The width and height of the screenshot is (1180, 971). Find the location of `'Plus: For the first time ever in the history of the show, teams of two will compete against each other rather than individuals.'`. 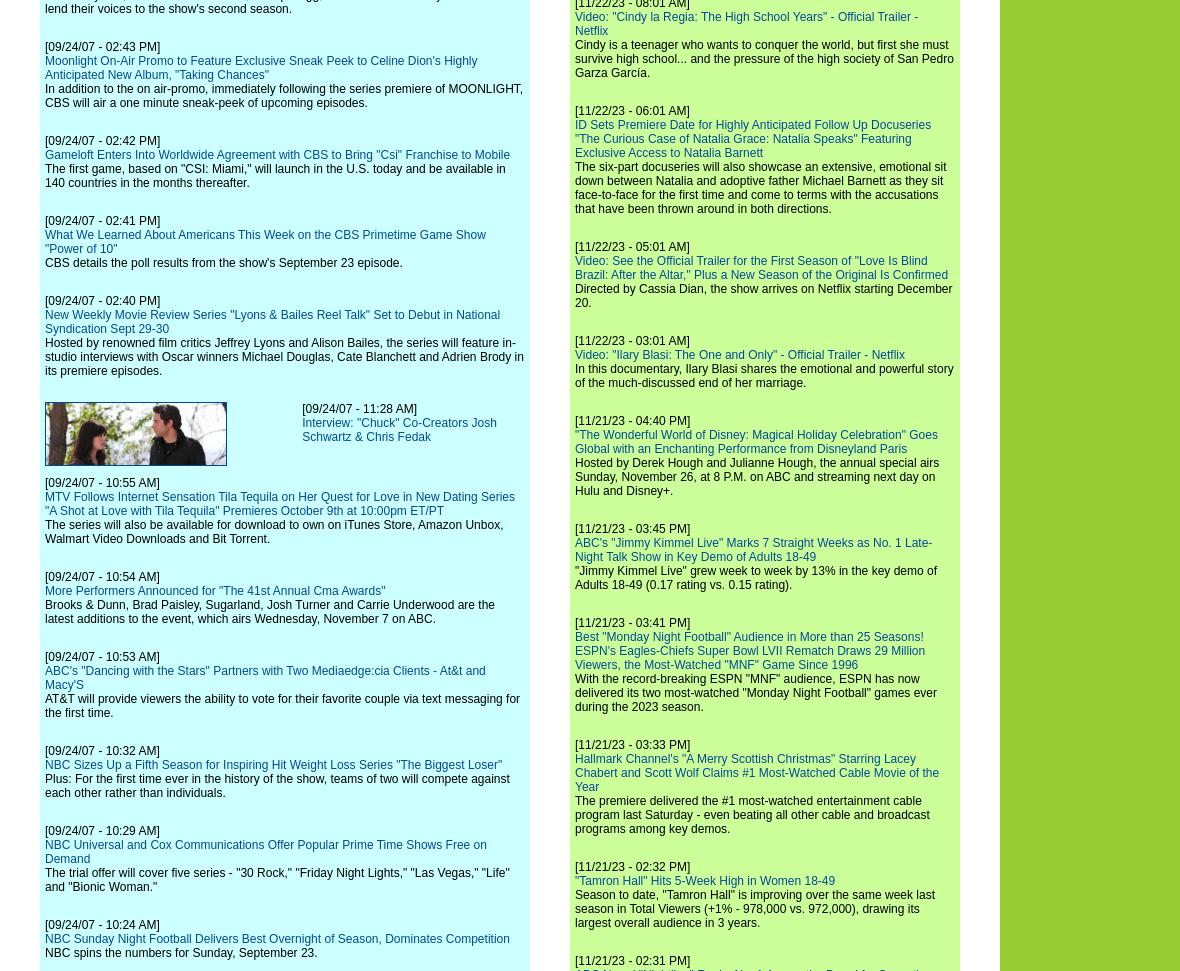

'Plus: For the first time ever in the history of the show, teams of two will compete against each other rather than individuals.' is located at coordinates (43, 786).